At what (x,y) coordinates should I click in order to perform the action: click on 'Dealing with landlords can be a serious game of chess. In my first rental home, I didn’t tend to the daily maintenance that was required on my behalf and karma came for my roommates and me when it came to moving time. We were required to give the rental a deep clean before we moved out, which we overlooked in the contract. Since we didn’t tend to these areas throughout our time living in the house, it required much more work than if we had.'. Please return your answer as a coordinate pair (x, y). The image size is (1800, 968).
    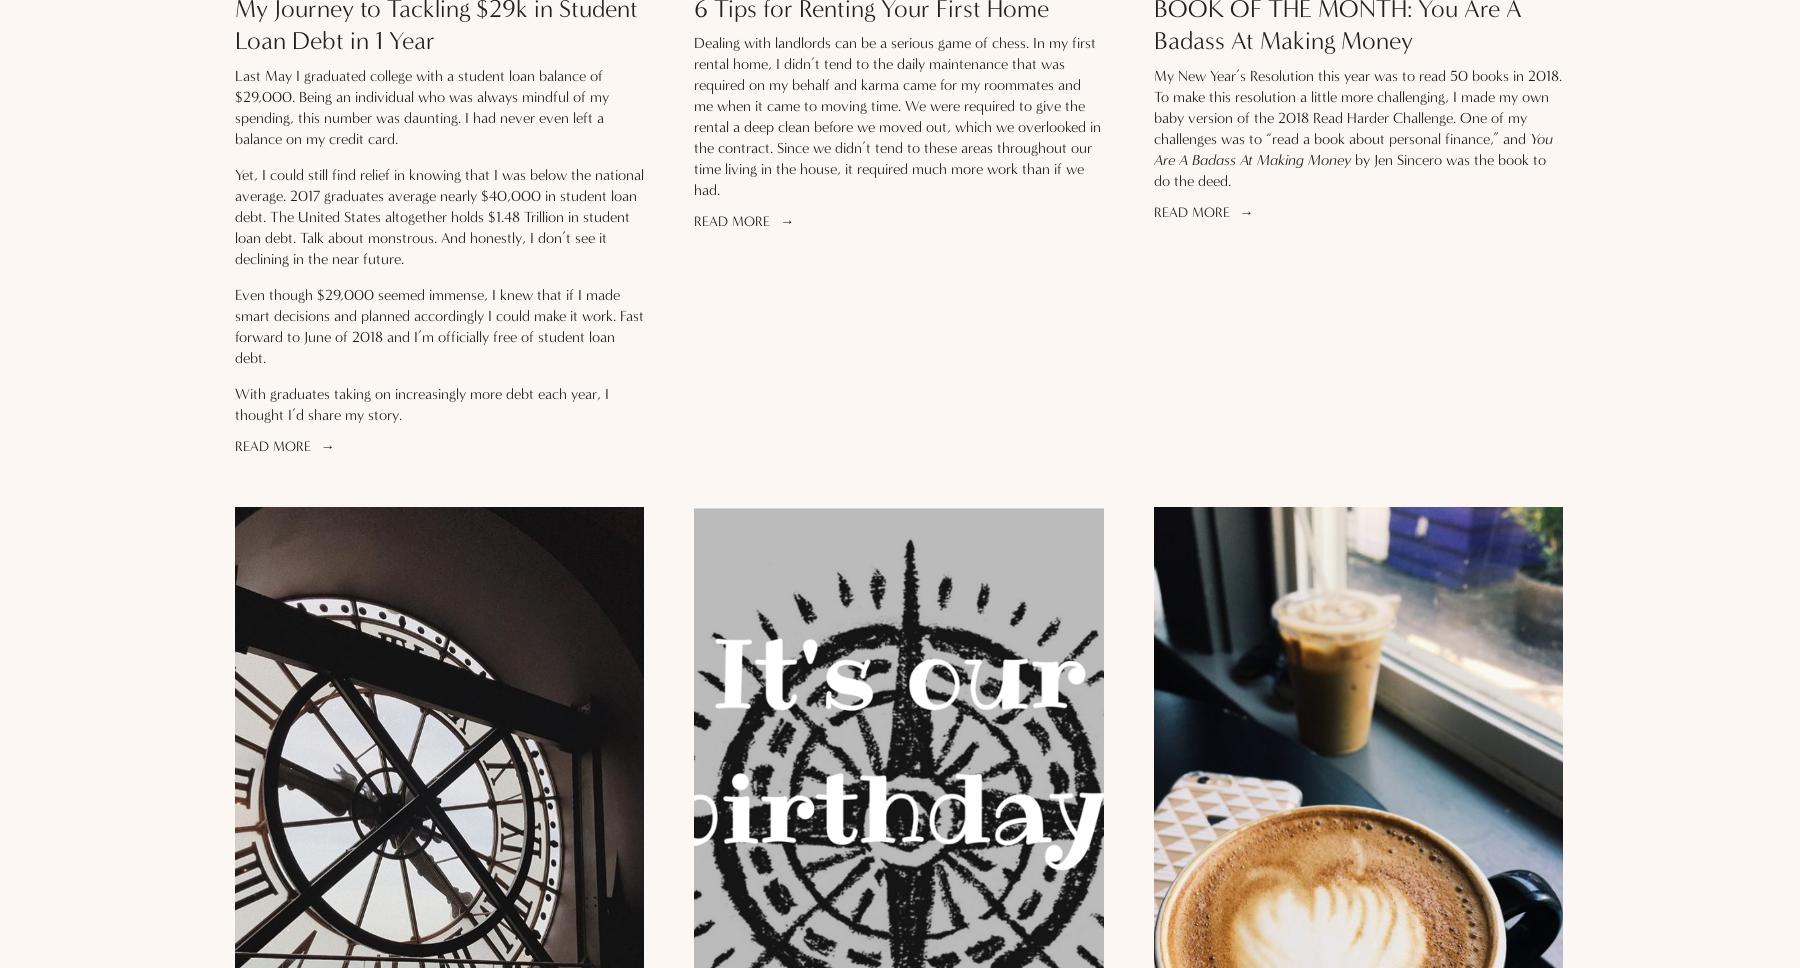
    Looking at the image, I should click on (693, 116).